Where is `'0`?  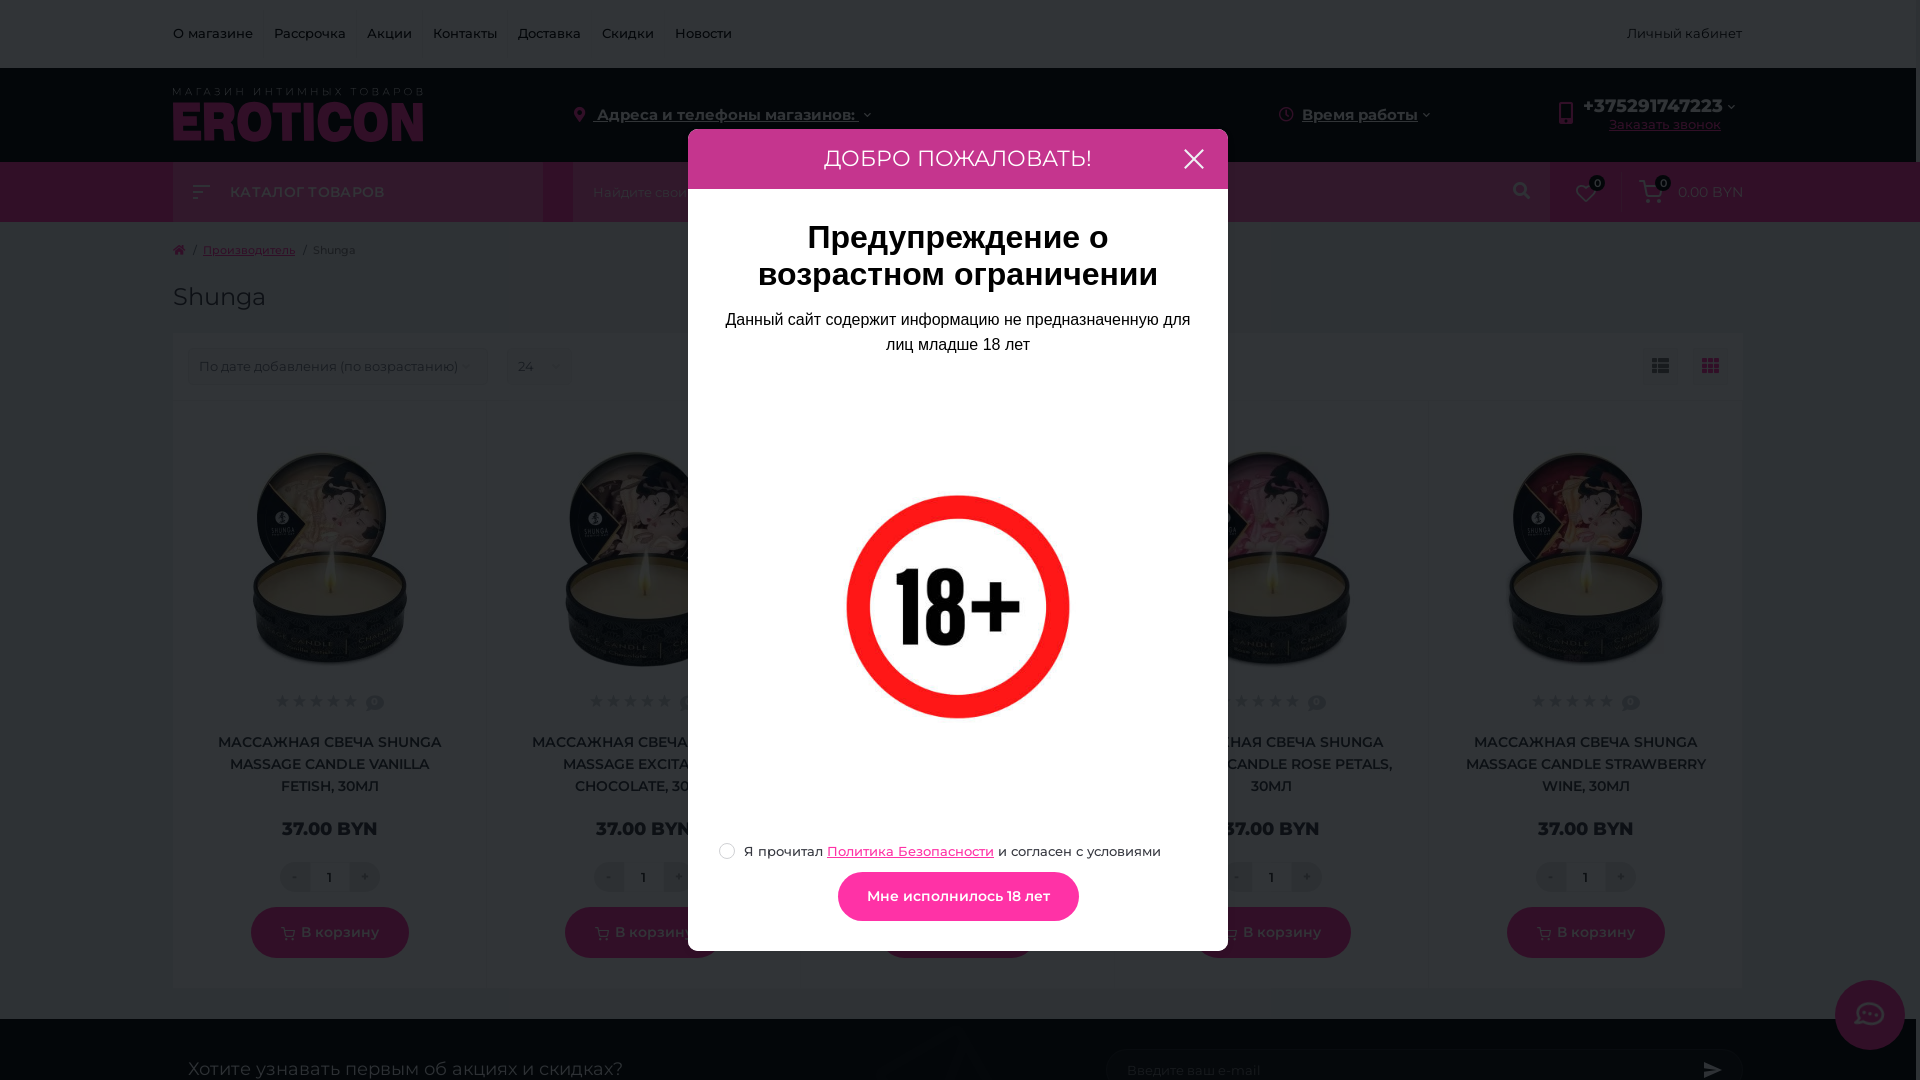
'0 is located at coordinates (1681, 192).